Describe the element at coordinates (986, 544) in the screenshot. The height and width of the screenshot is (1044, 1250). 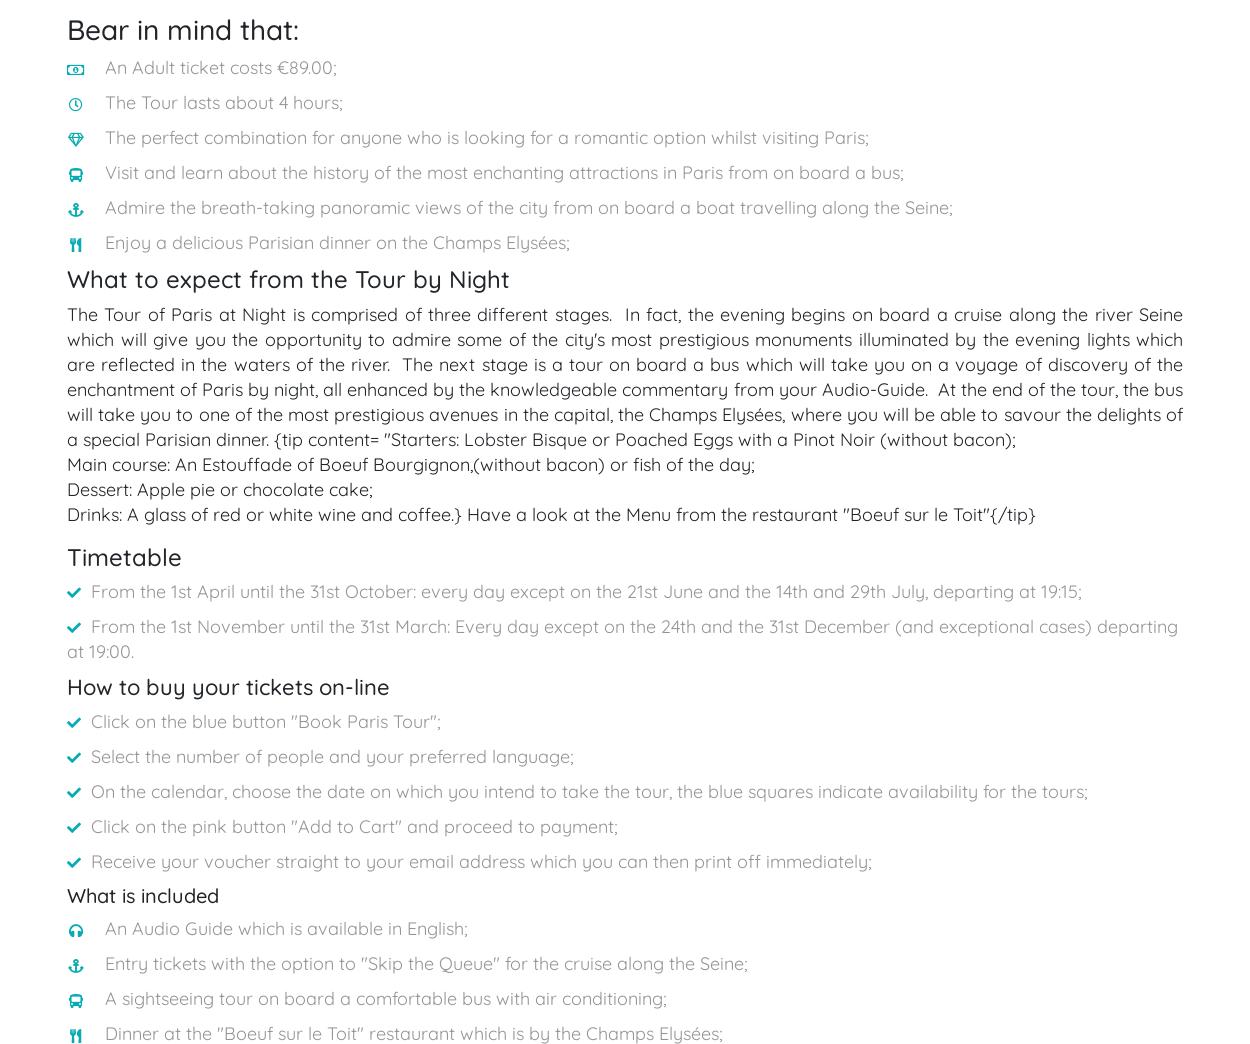
I see `'PCI Compliance'` at that location.